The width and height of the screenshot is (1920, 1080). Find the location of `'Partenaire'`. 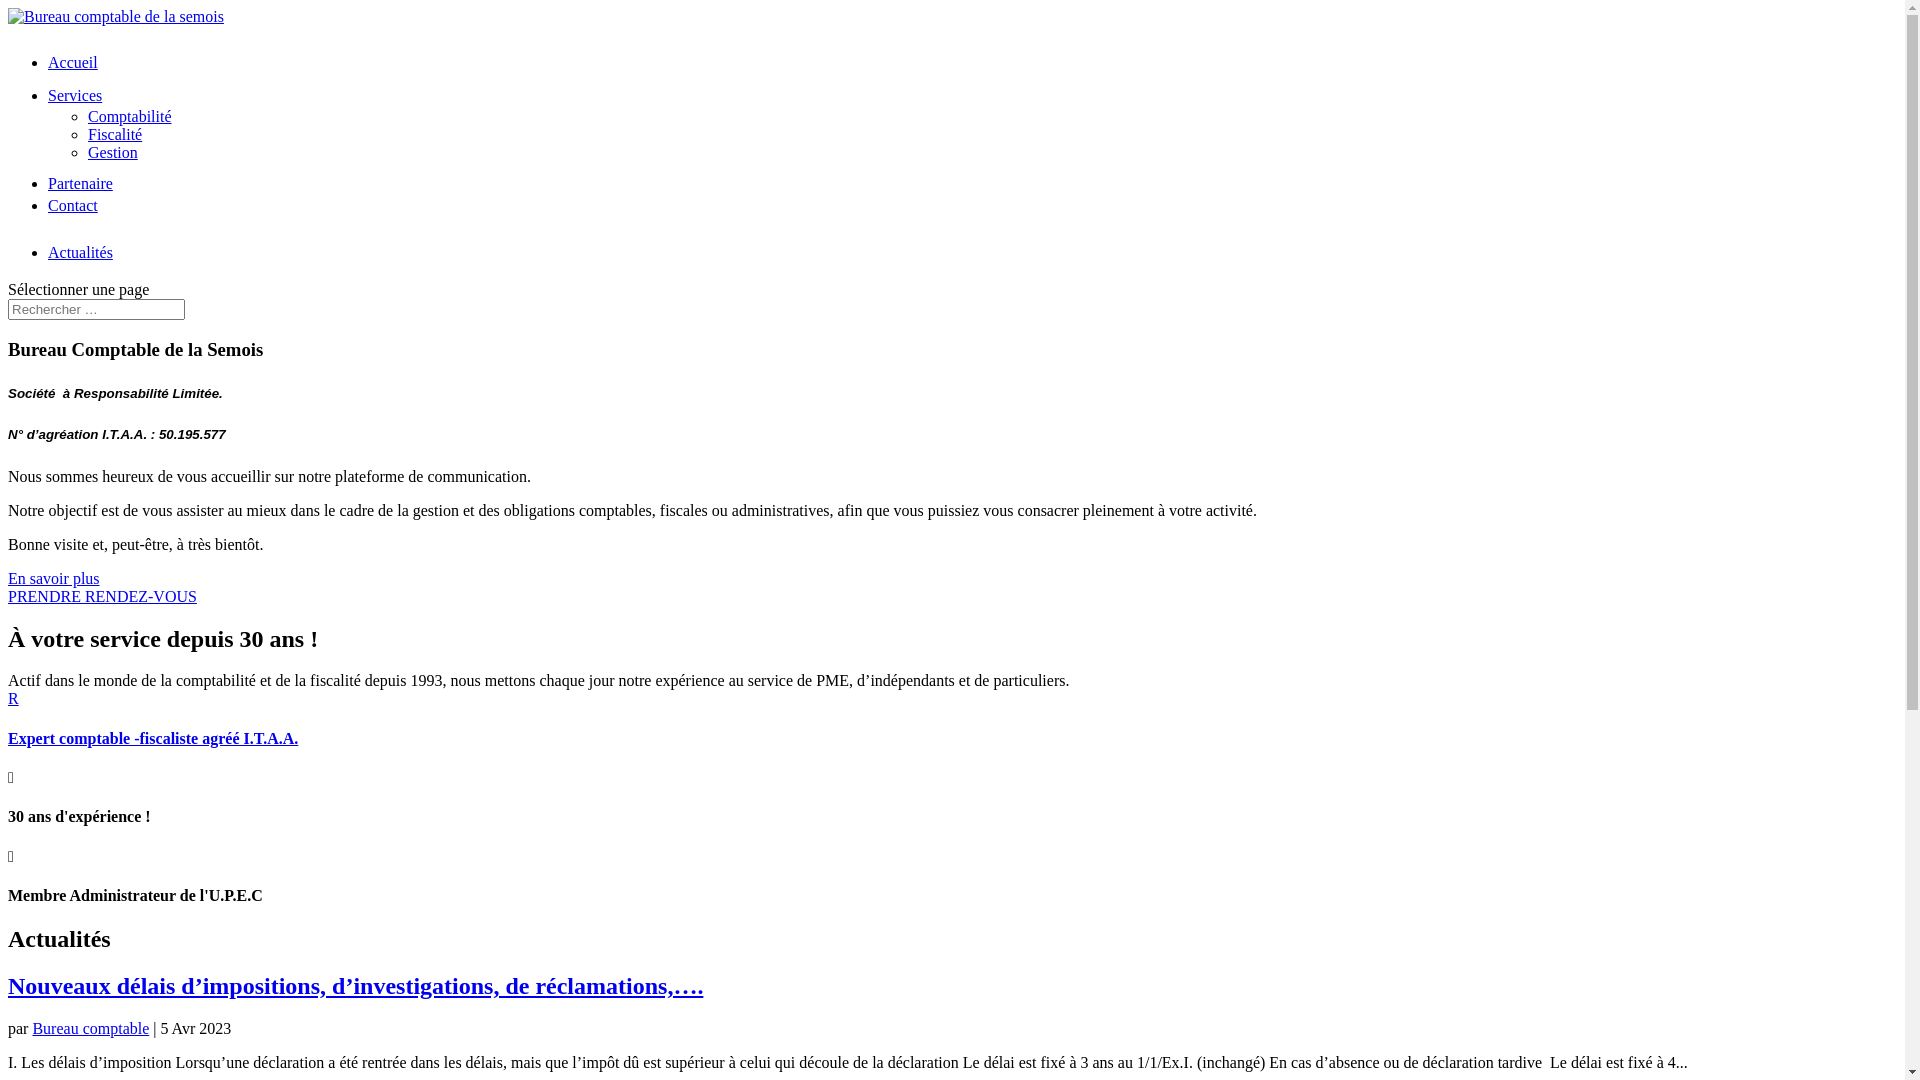

'Partenaire' is located at coordinates (80, 183).